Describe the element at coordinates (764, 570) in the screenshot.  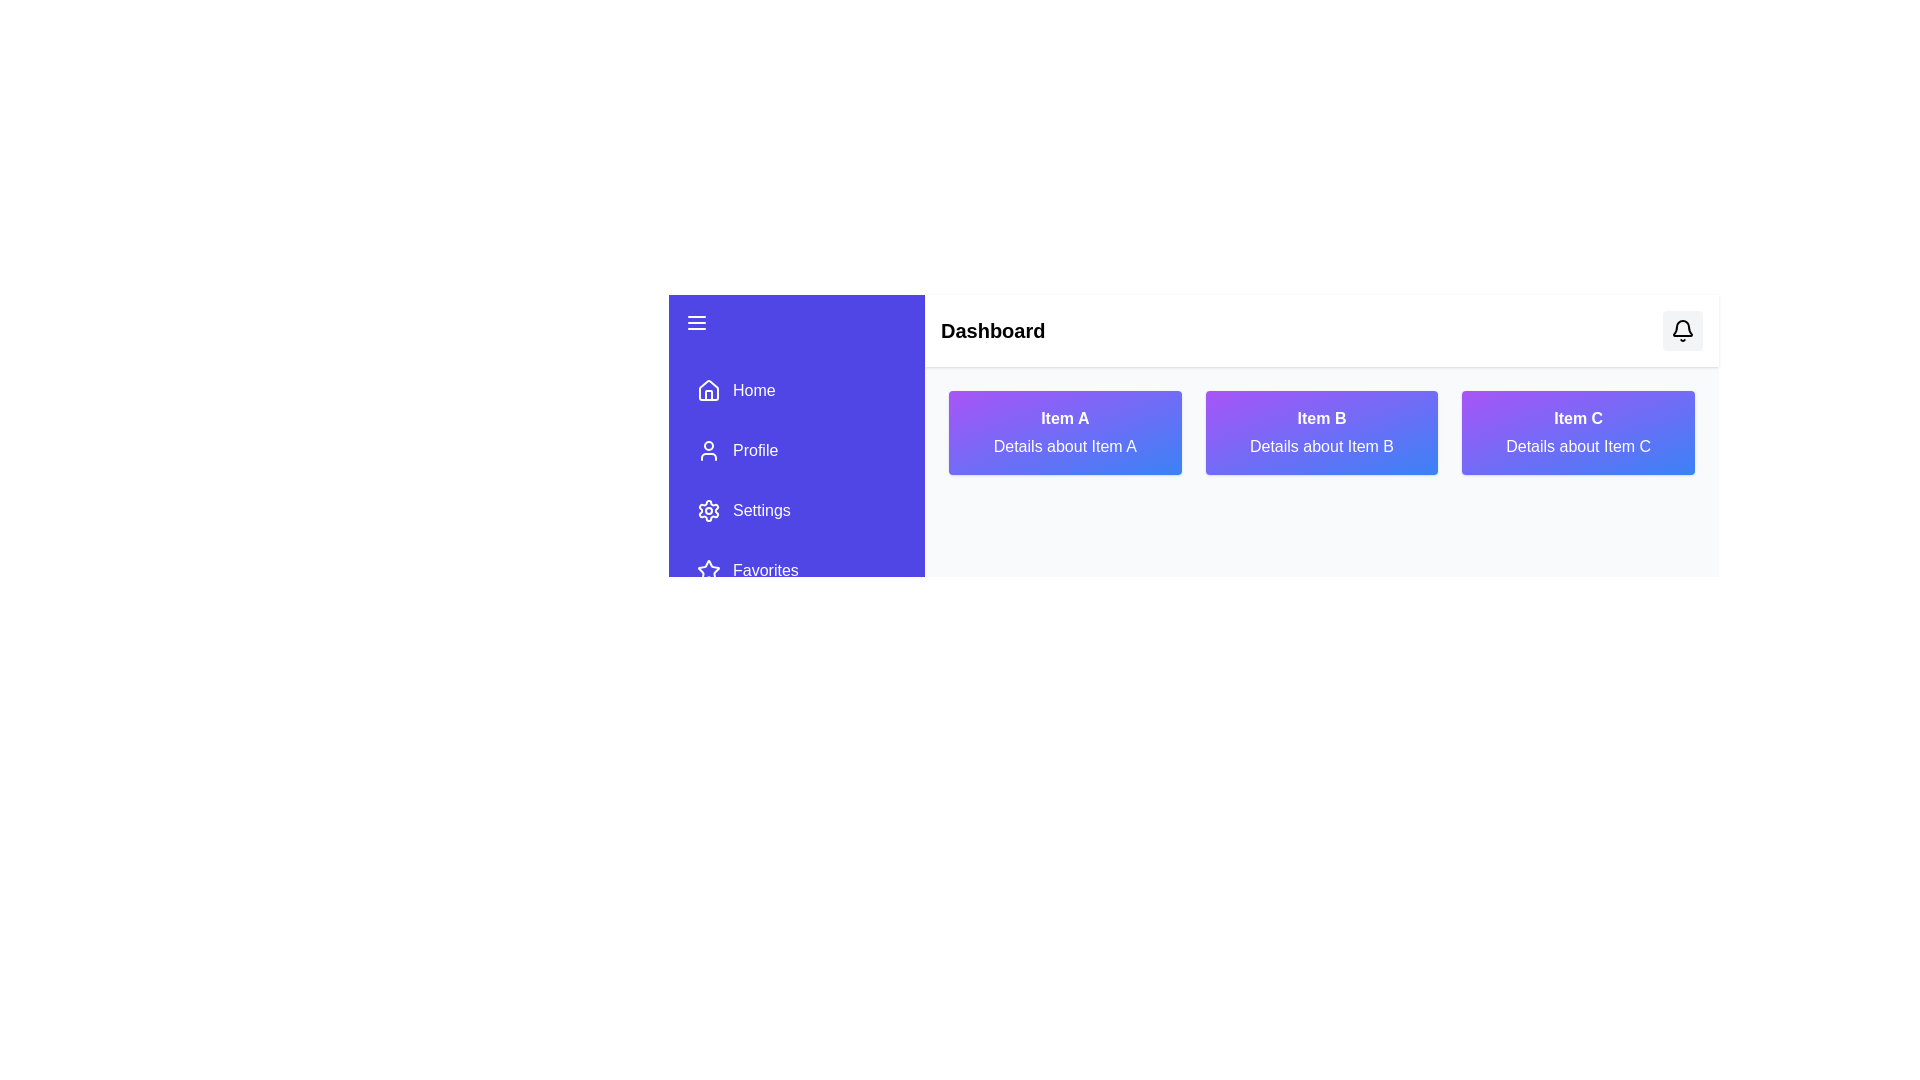
I see `text displayed on the Favorites label in the sidebar menu, which is the last entry in the vertical list of options and aligned with a star-shaped icon` at that location.